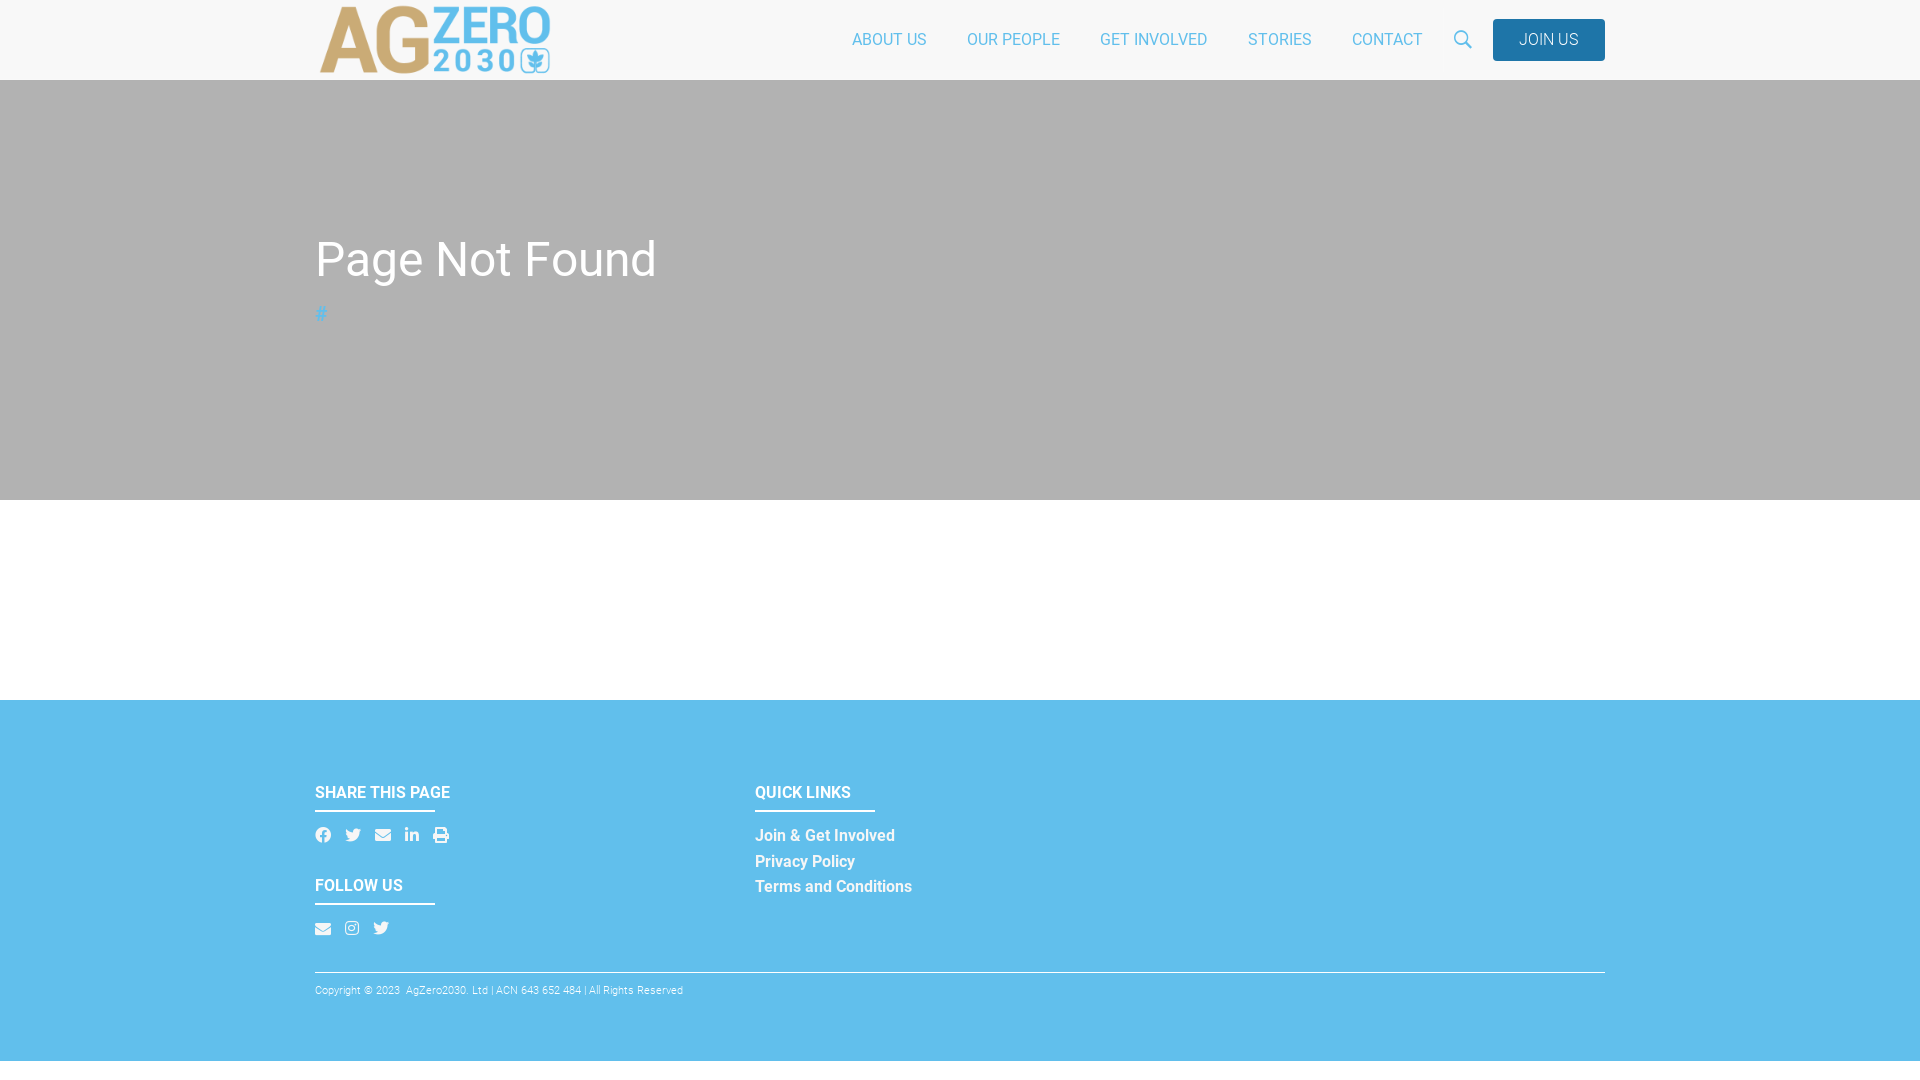  Describe the element at coordinates (353, 834) in the screenshot. I see `'Twitter'` at that location.